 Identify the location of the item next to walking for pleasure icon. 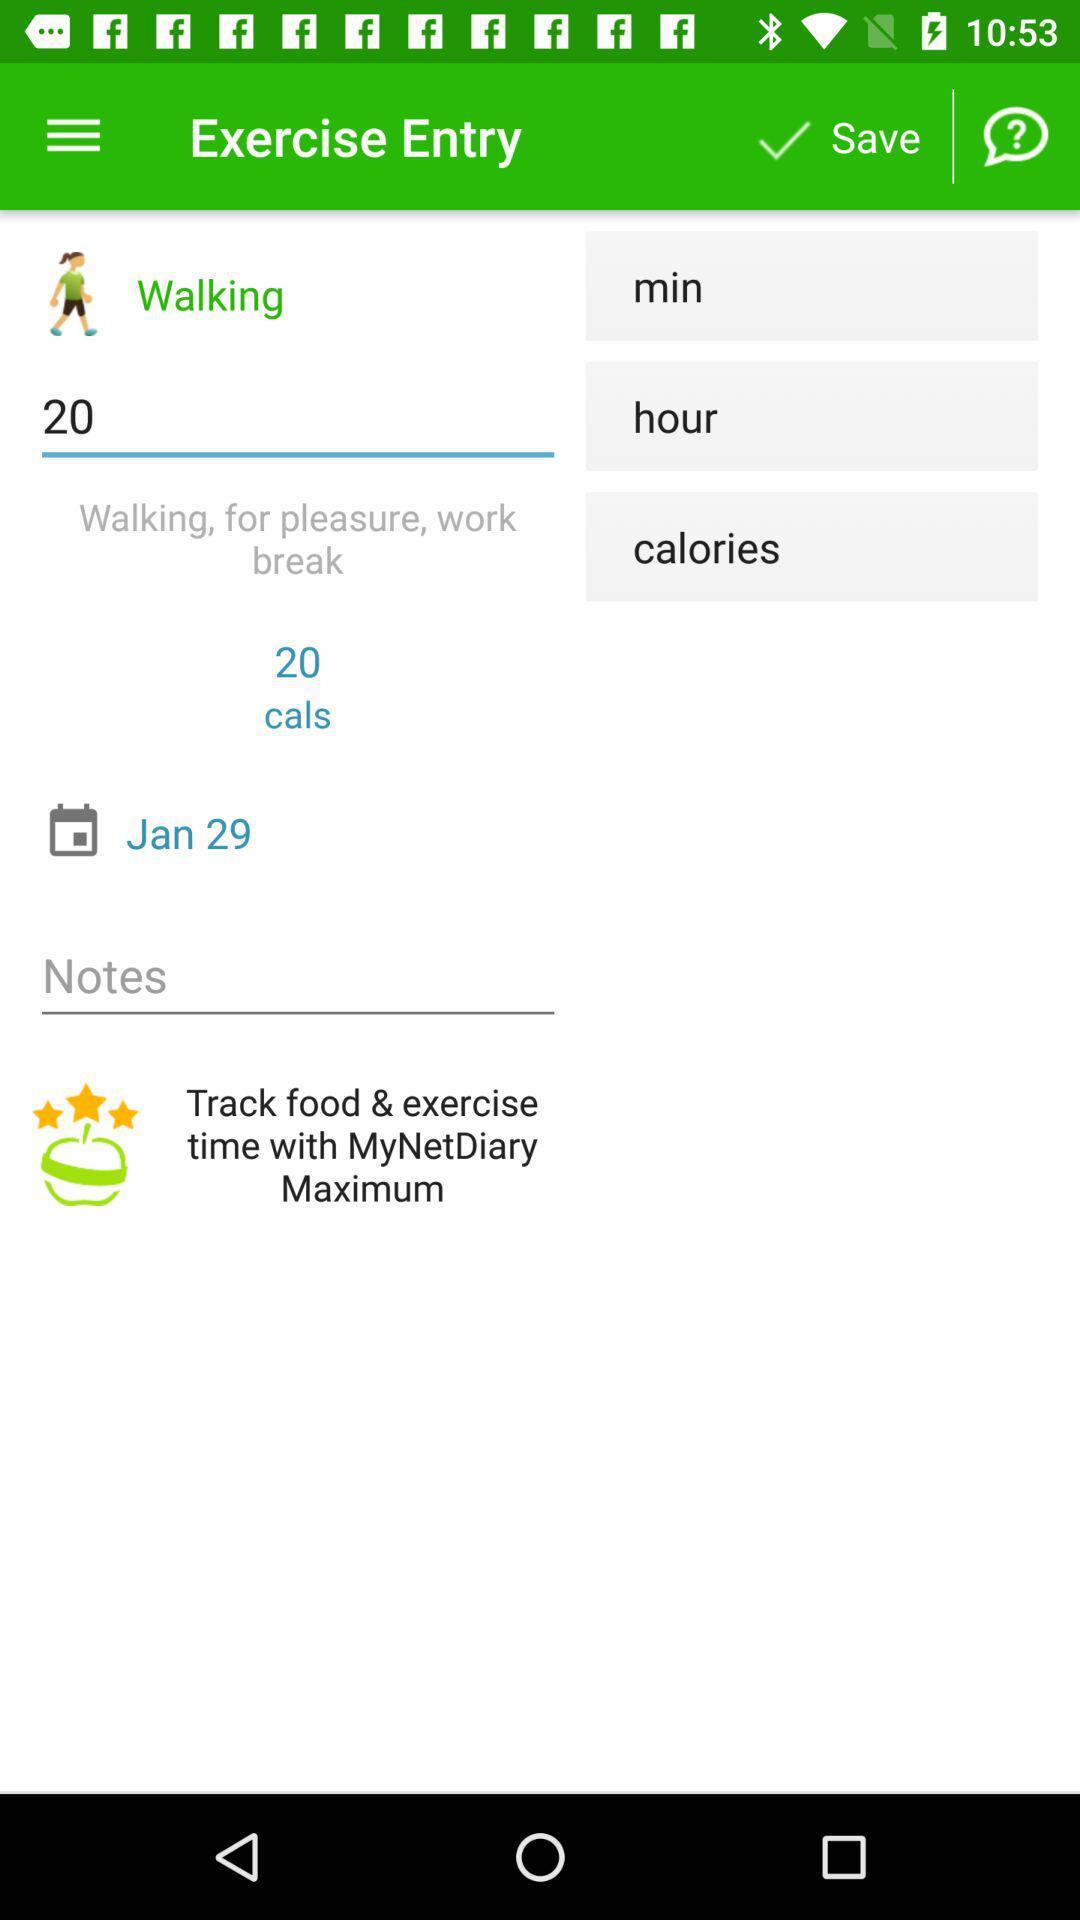
(682, 546).